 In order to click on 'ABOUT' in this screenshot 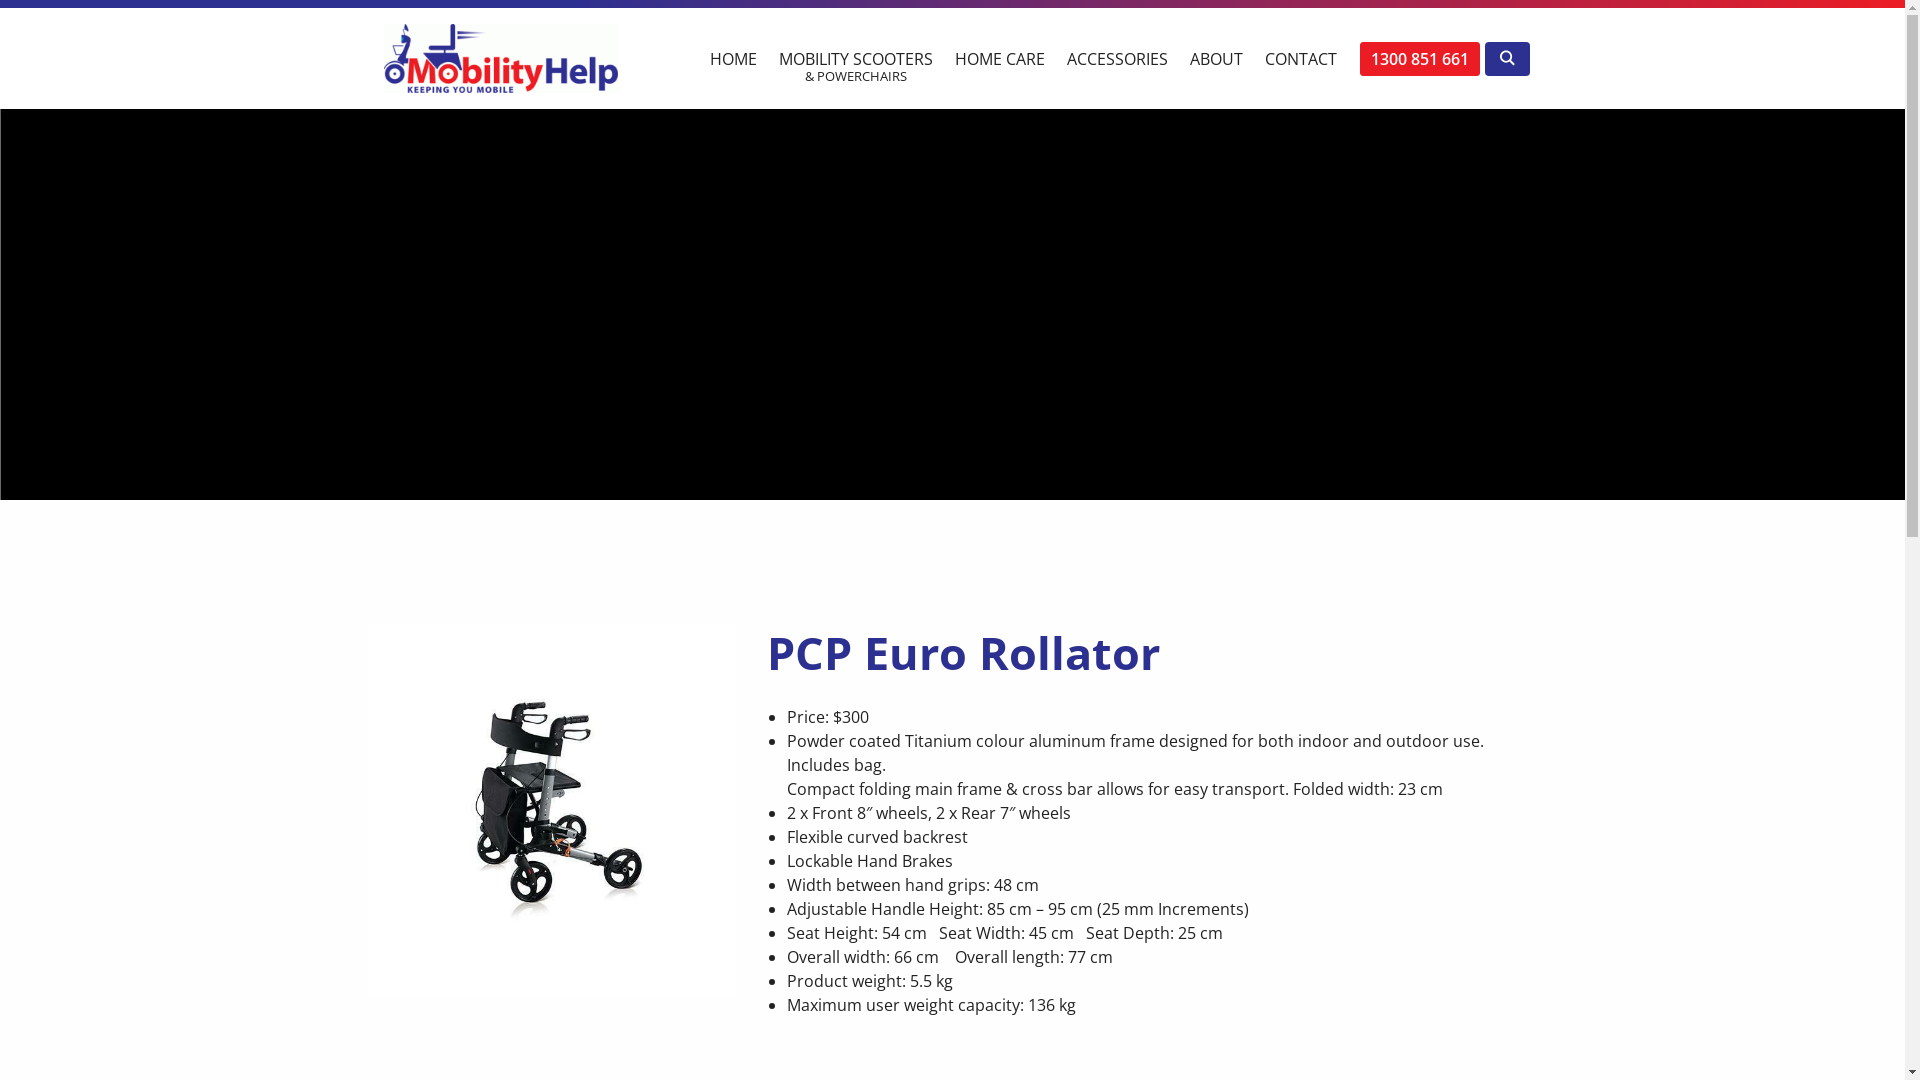, I will do `click(1177, 48)`.